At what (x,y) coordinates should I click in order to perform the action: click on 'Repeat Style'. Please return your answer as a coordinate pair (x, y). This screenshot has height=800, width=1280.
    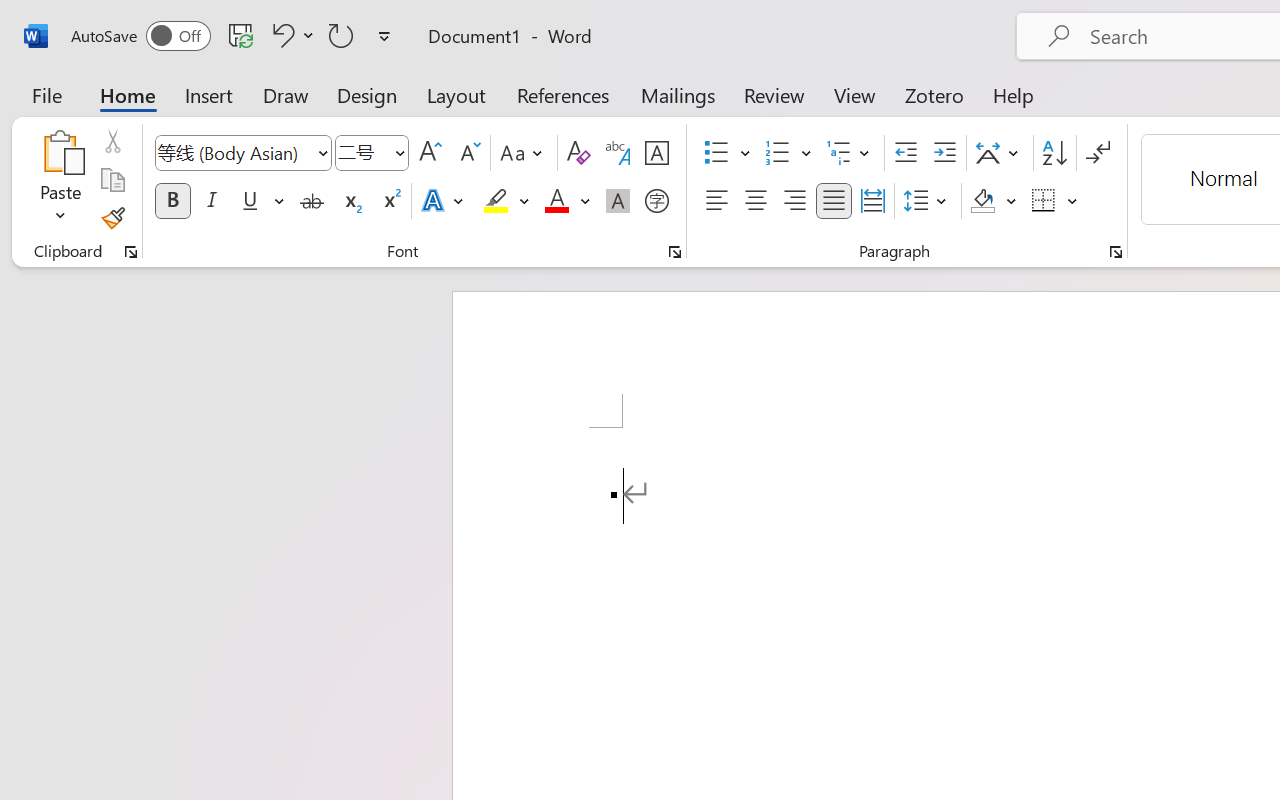
    Looking at the image, I should click on (341, 34).